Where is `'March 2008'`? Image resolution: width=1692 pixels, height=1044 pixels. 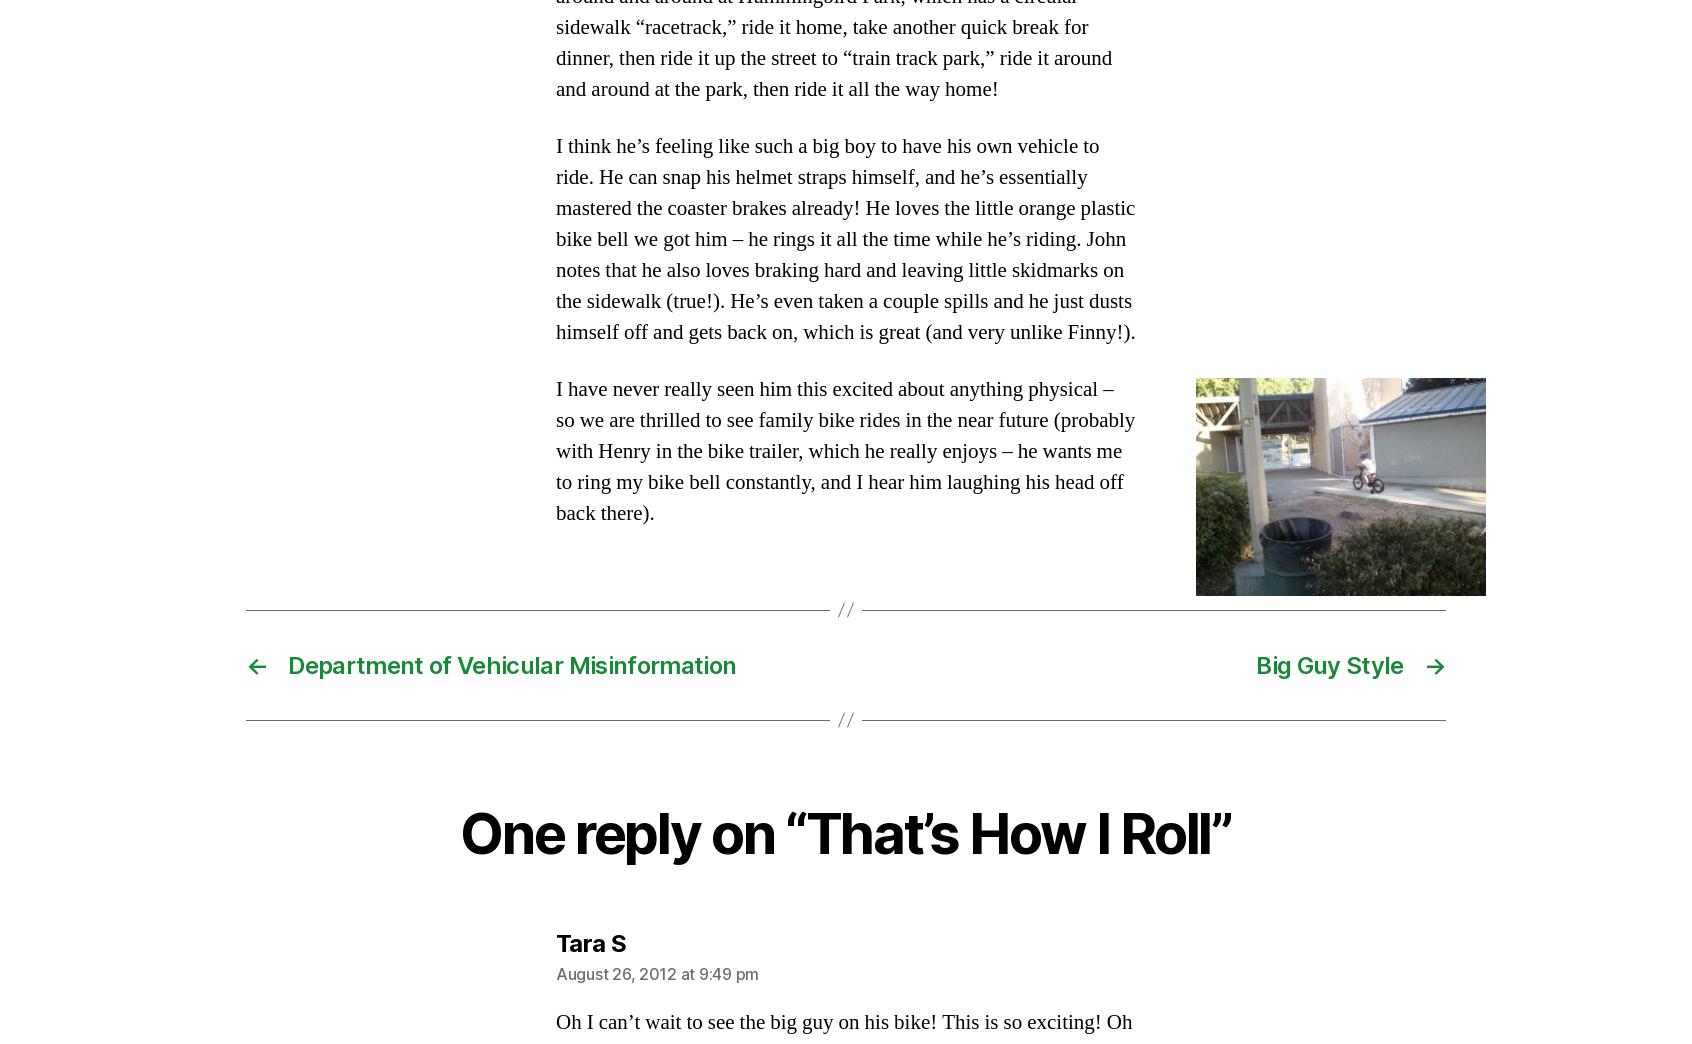 'March 2008' is located at coordinates (305, 835).